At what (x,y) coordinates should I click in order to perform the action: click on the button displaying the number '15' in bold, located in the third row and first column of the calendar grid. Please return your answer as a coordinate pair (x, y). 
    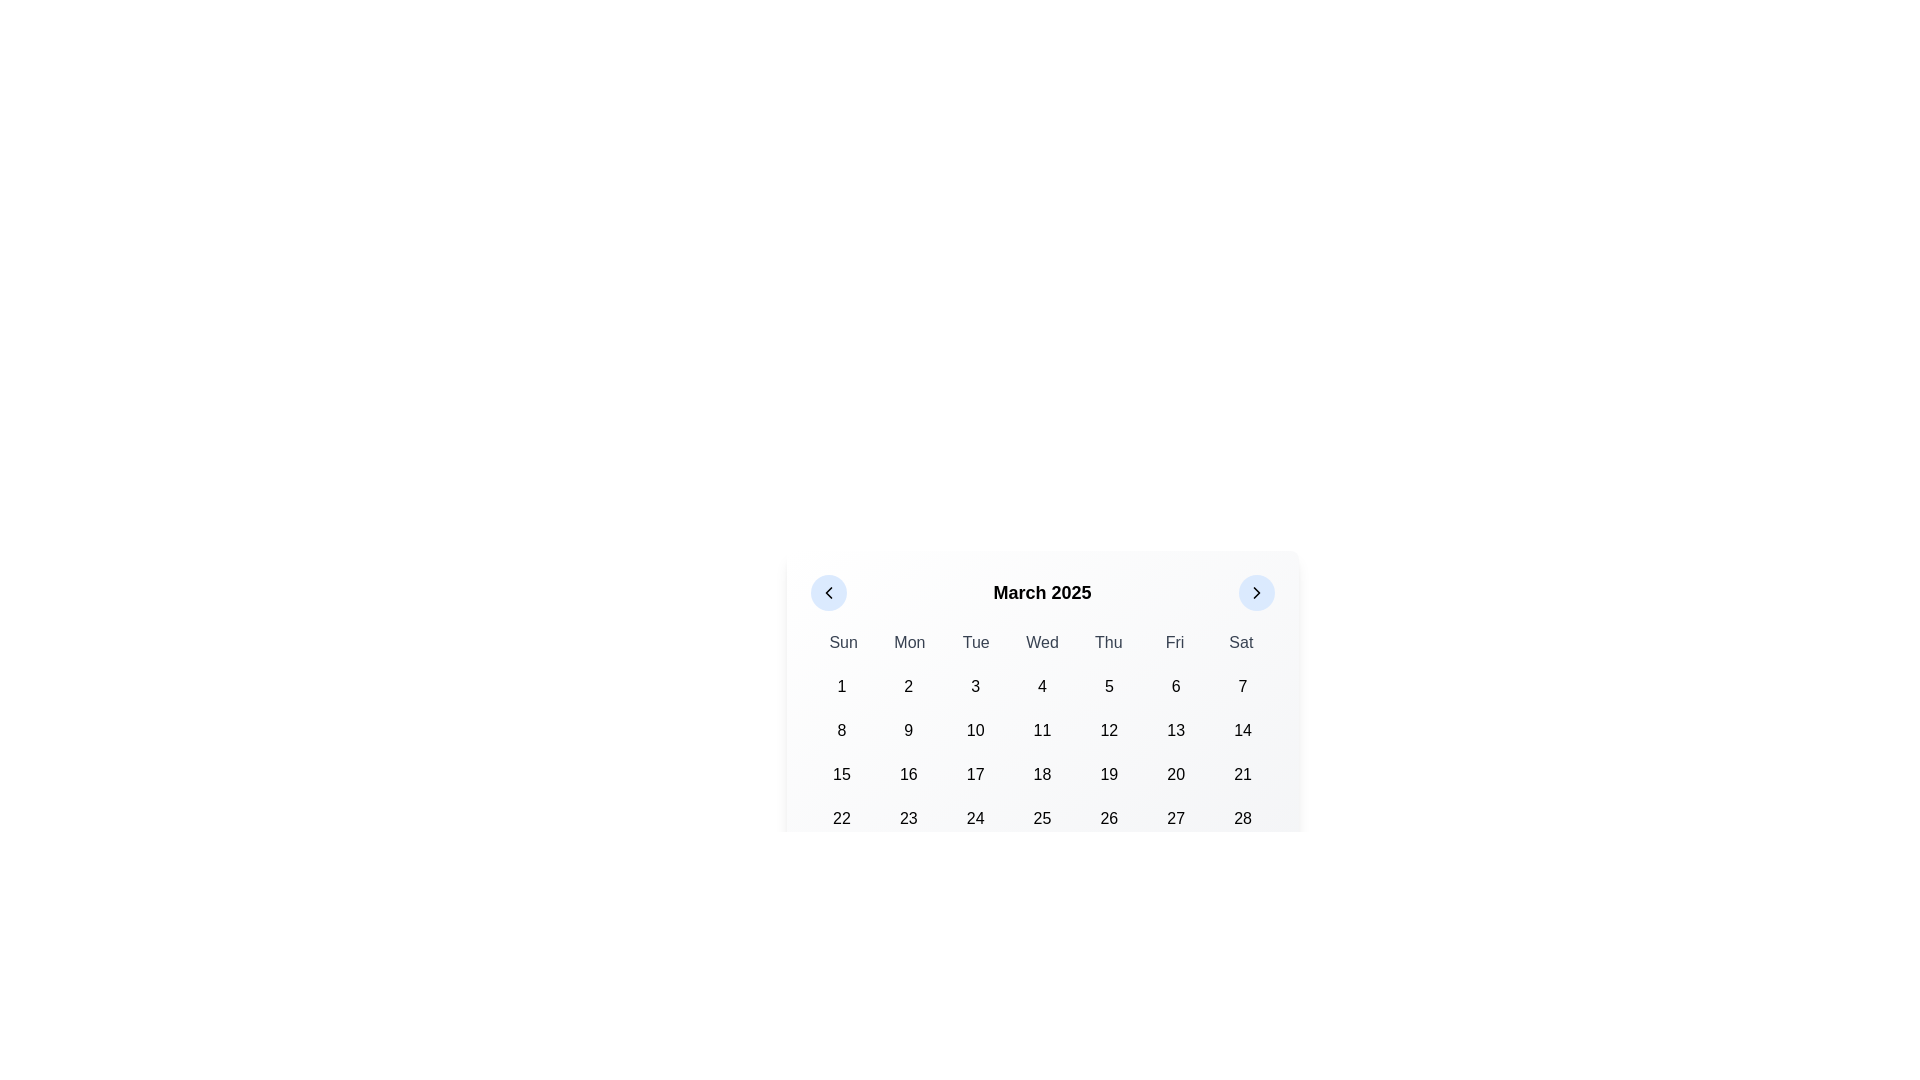
    Looking at the image, I should click on (841, 774).